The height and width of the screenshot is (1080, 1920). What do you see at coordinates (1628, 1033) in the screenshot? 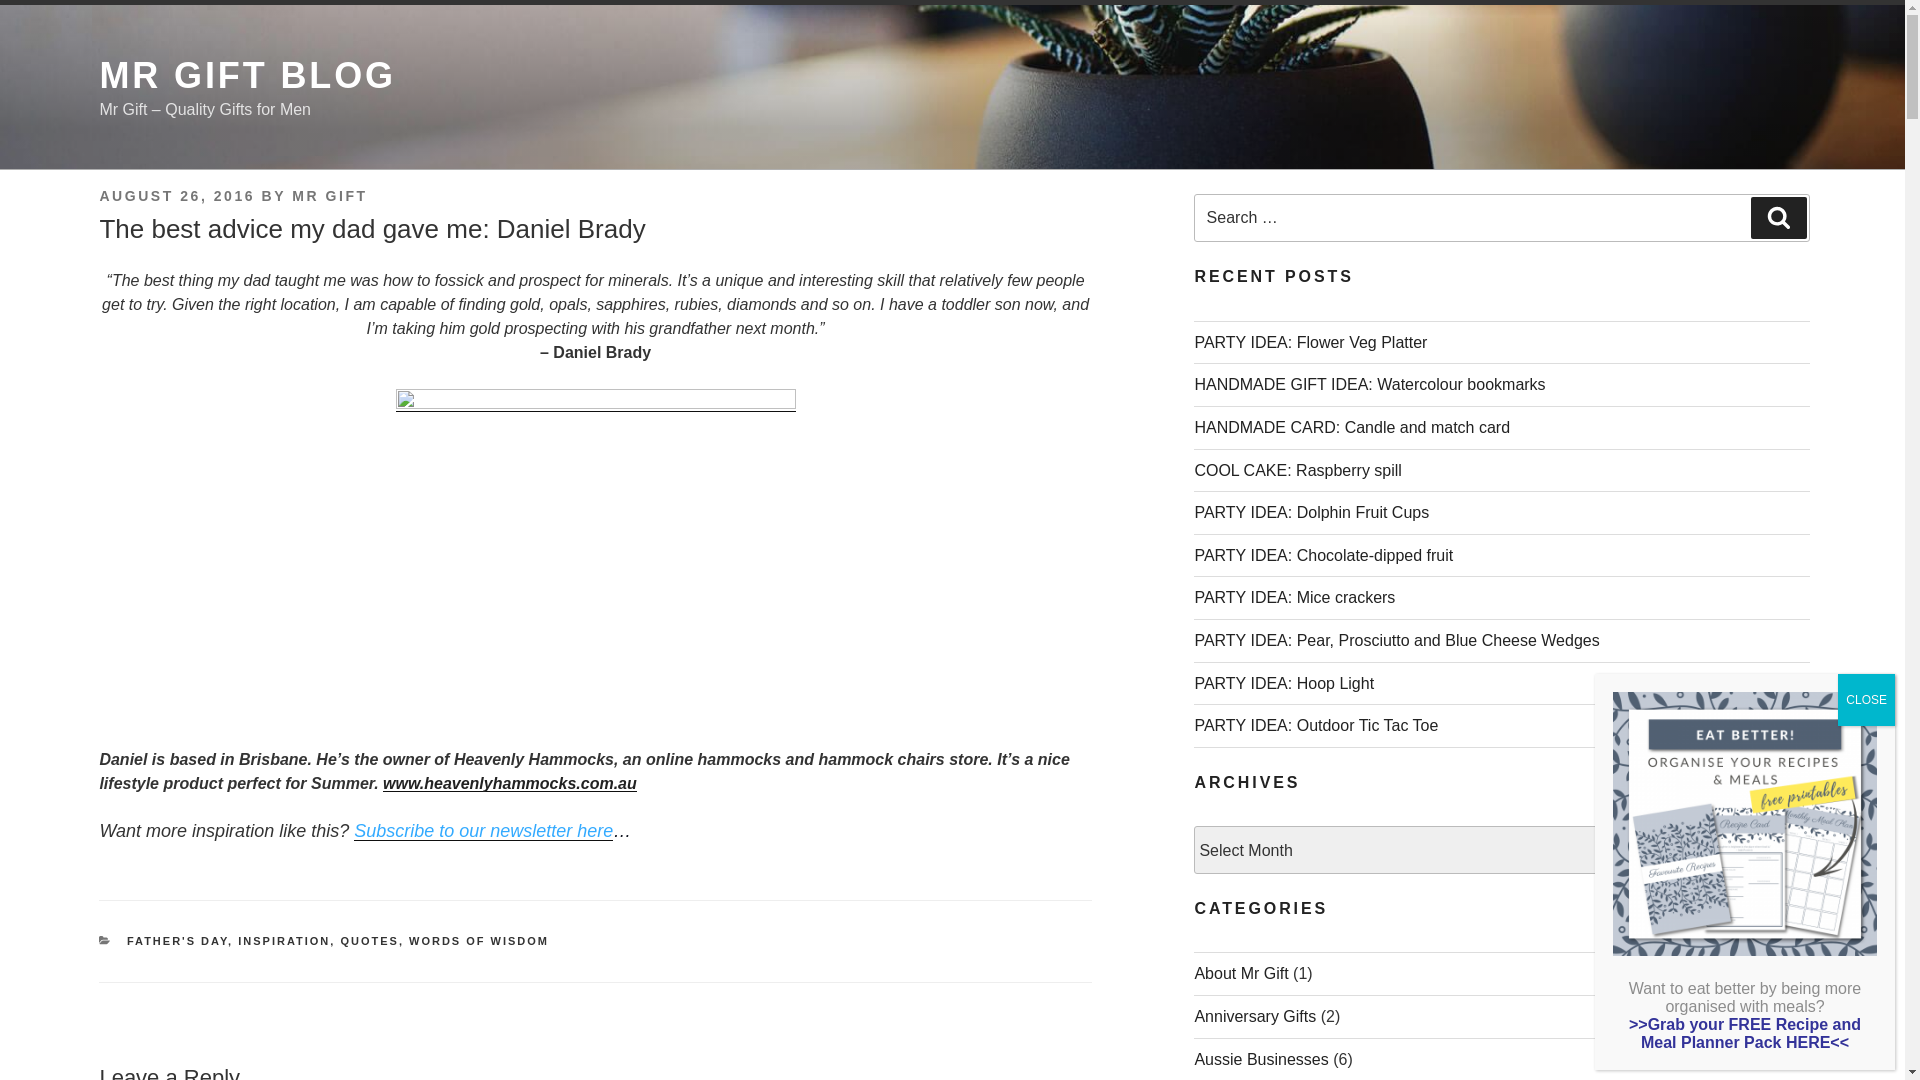
I see `'>>Grab your FREE Recipe and Meal Planner Pack HERE<<'` at bounding box center [1628, 1033].